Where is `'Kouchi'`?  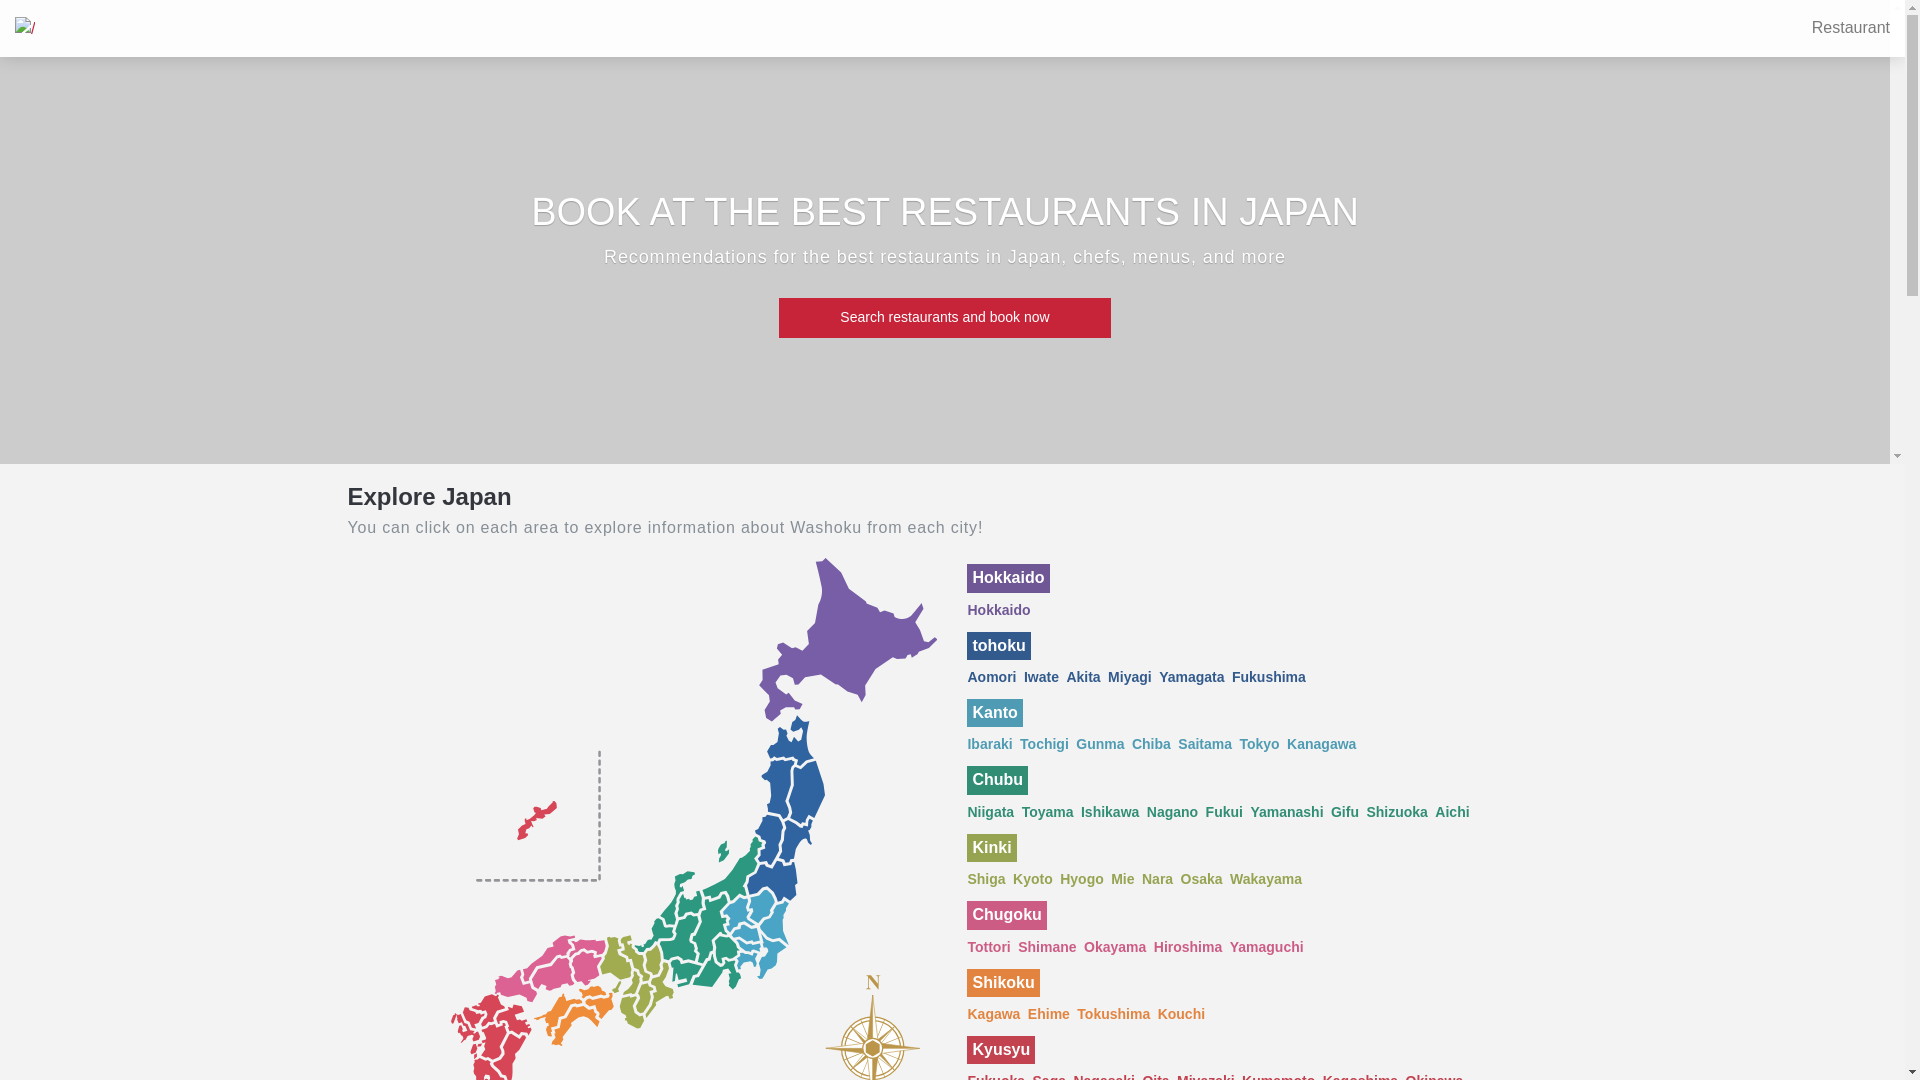
'Kouchi' is located at coordinates (1181, 1014).